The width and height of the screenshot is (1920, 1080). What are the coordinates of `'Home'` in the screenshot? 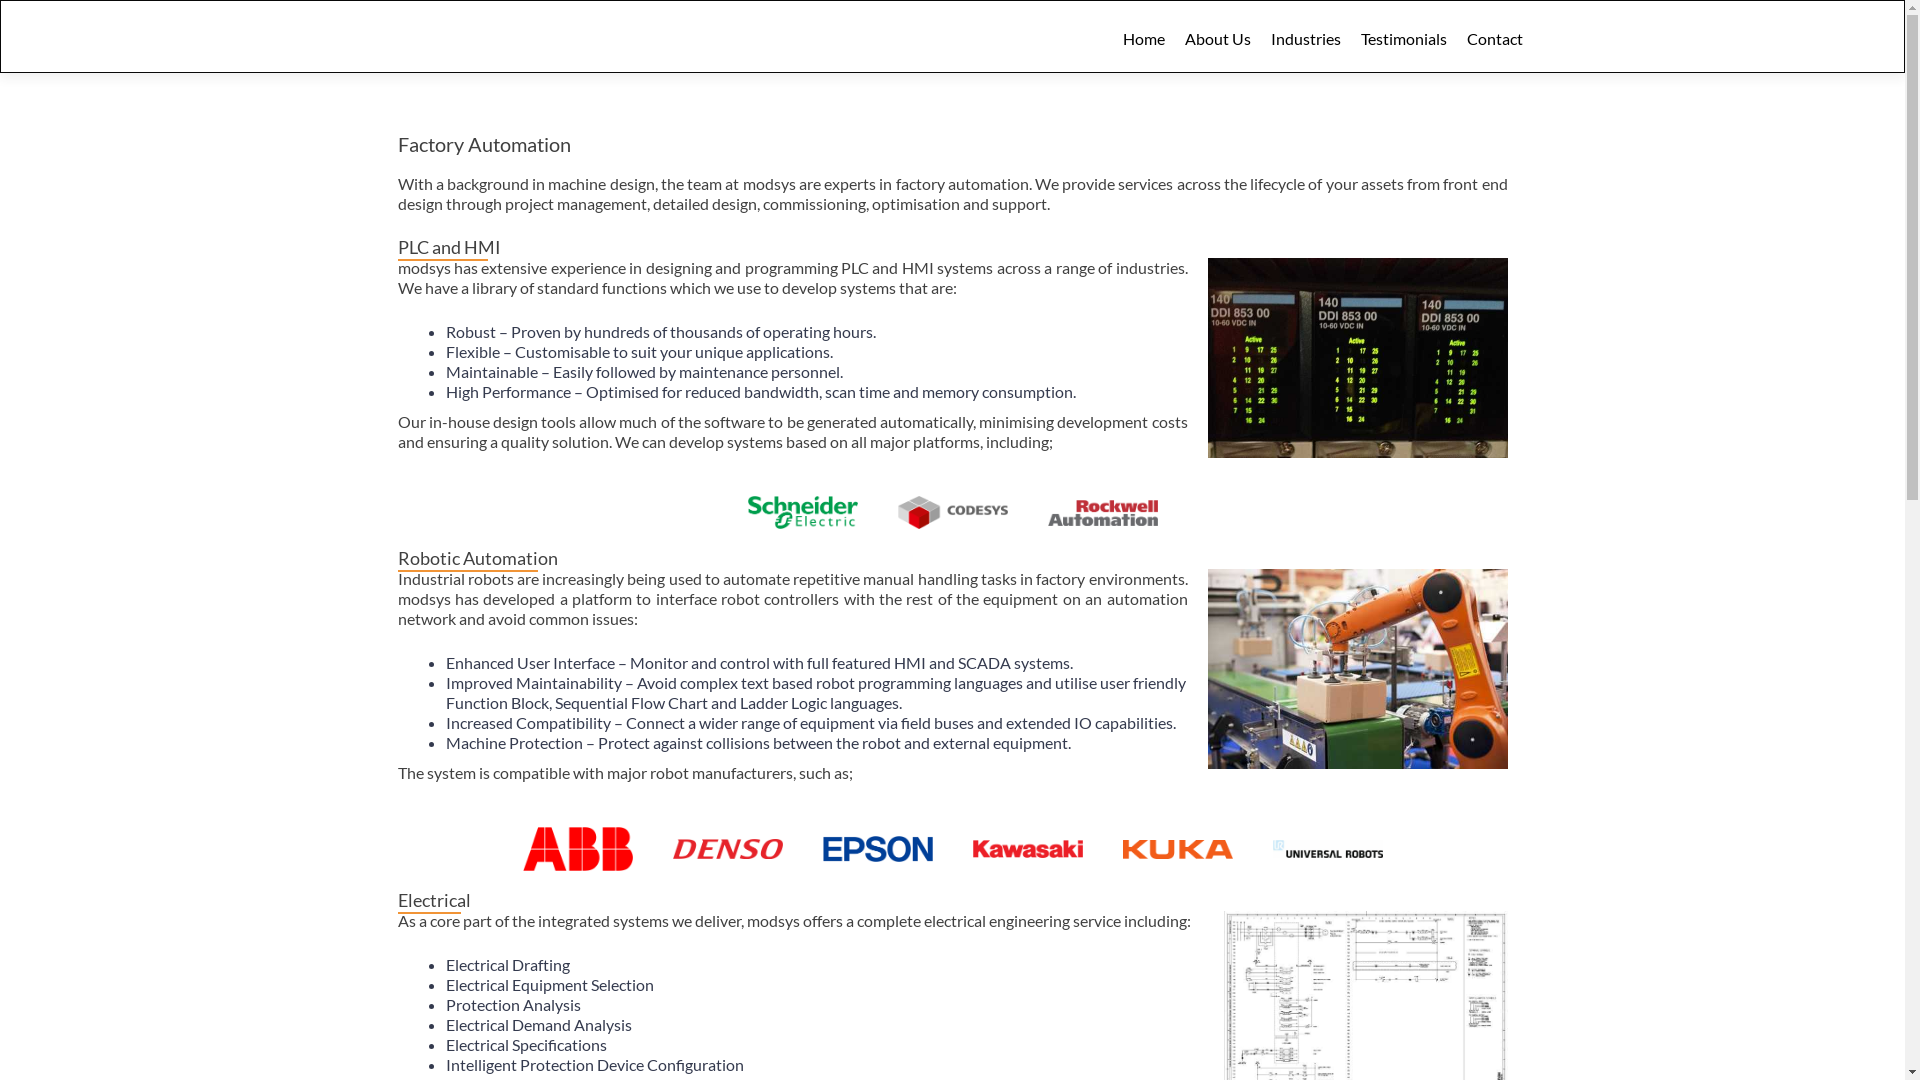 It's located at (1142, 38).